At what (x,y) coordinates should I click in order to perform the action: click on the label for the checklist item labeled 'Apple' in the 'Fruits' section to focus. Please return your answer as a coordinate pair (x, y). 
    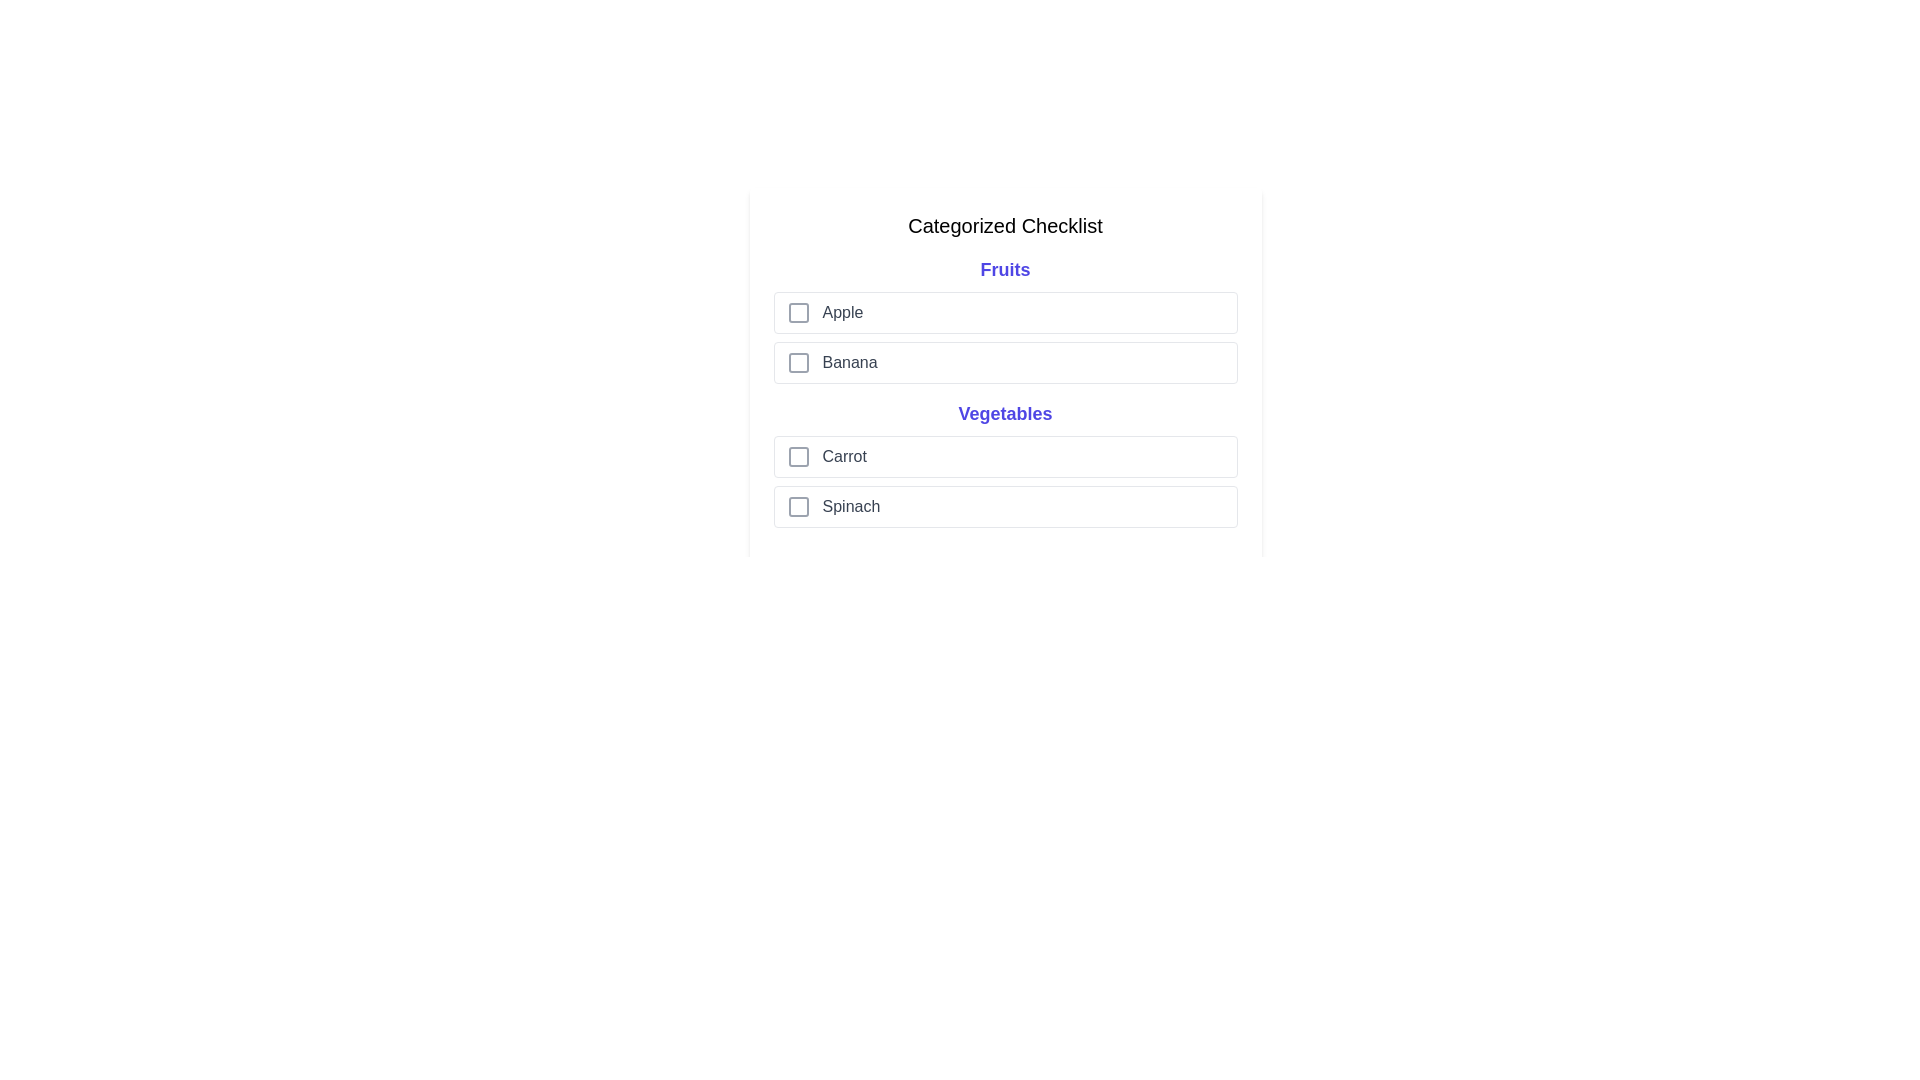
    Looking at the image, I should click on (842, 312).